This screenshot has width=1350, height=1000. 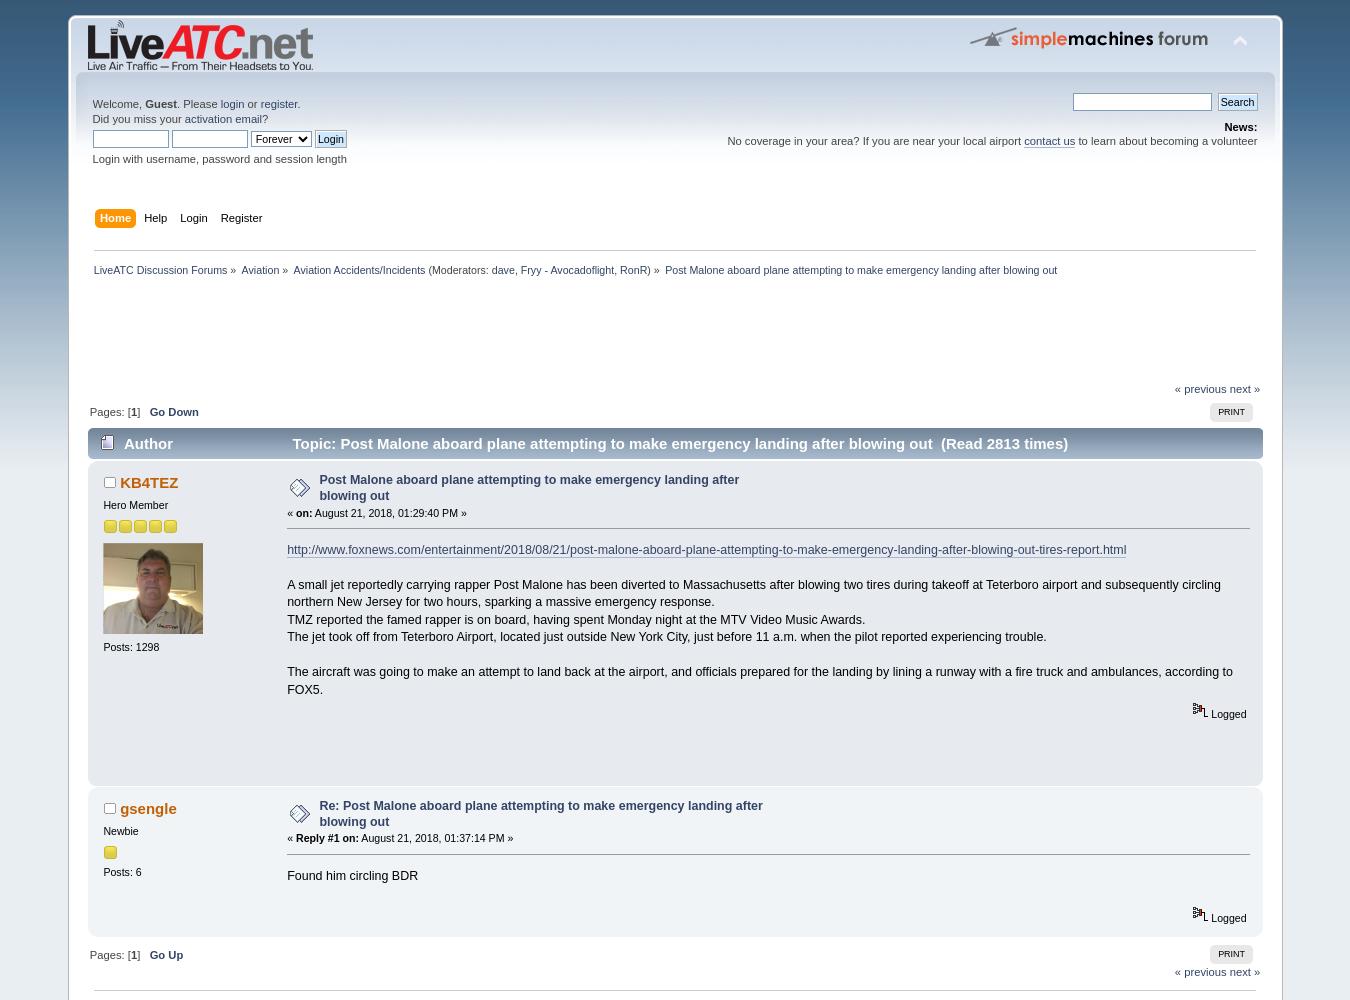 I want to click on 'to learn about becoming a volunteer', so click(x=1164, y=140).